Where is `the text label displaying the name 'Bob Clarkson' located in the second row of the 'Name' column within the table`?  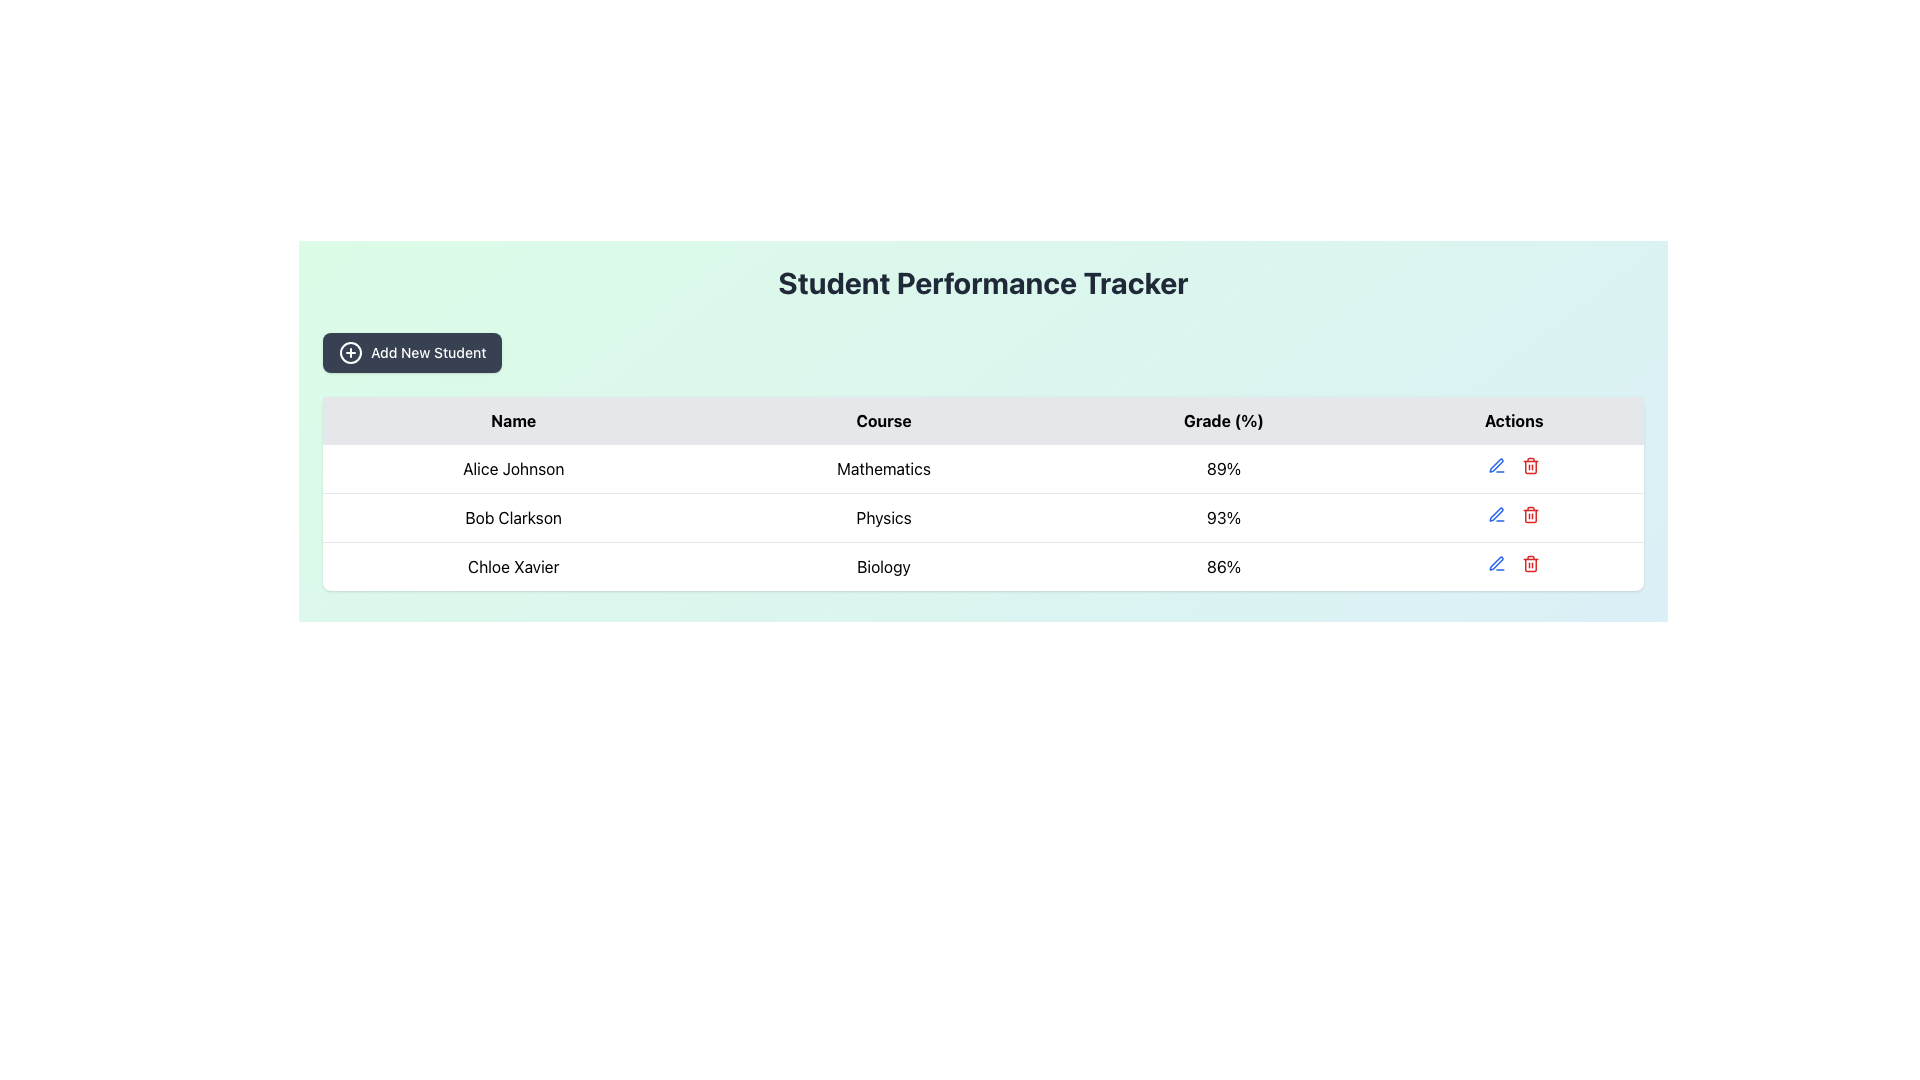 the text label displaying the name 'Bob Clarkson' located in the second row of the 'Name' column within the table is located at coordinates (513, 516).